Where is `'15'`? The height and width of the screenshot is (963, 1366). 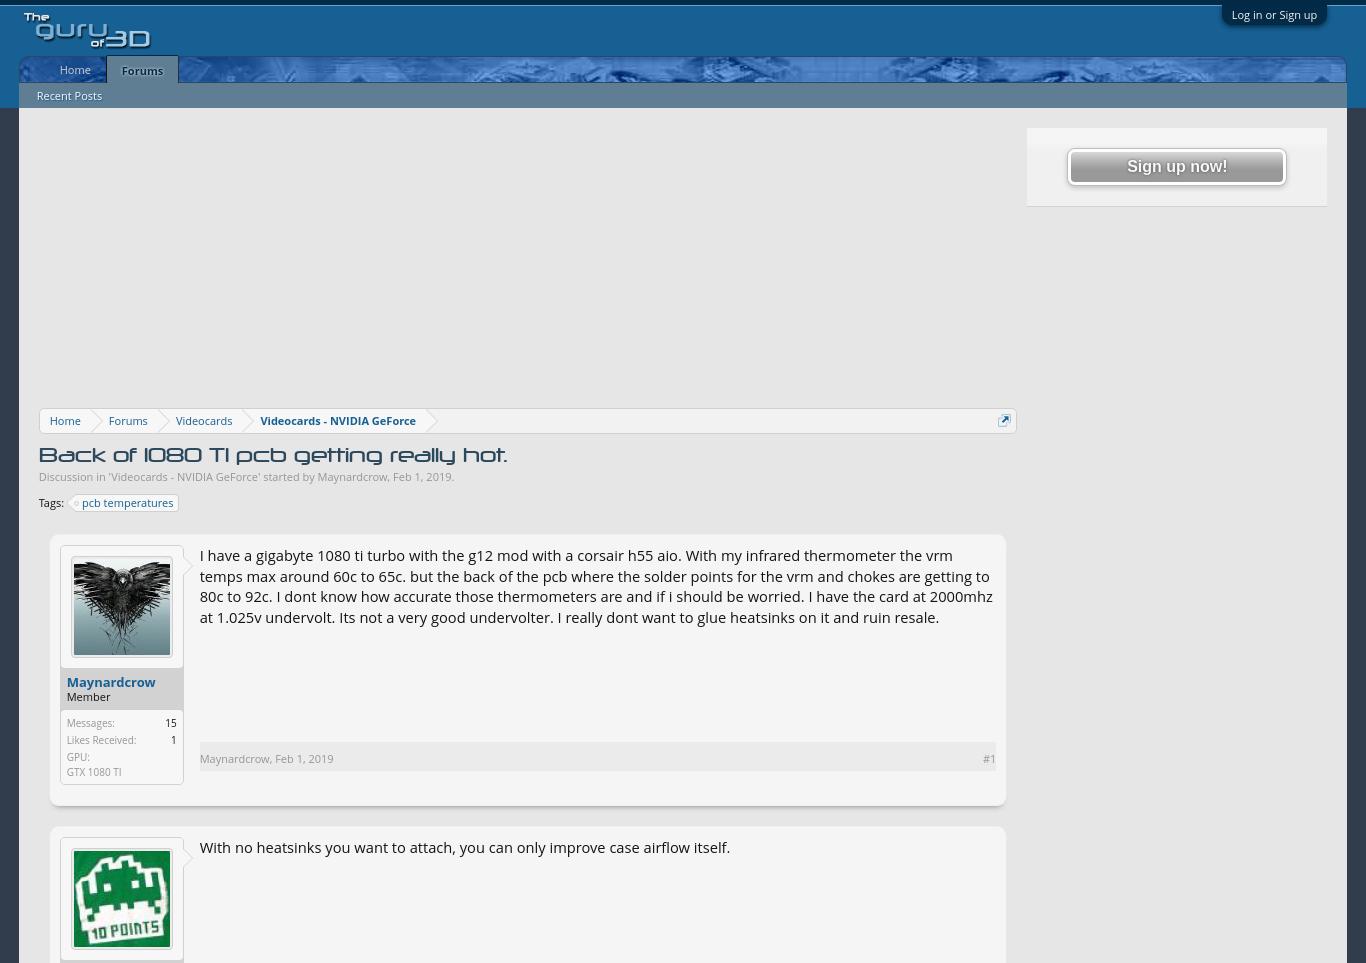 '15' is located at coordinates (164, 722).